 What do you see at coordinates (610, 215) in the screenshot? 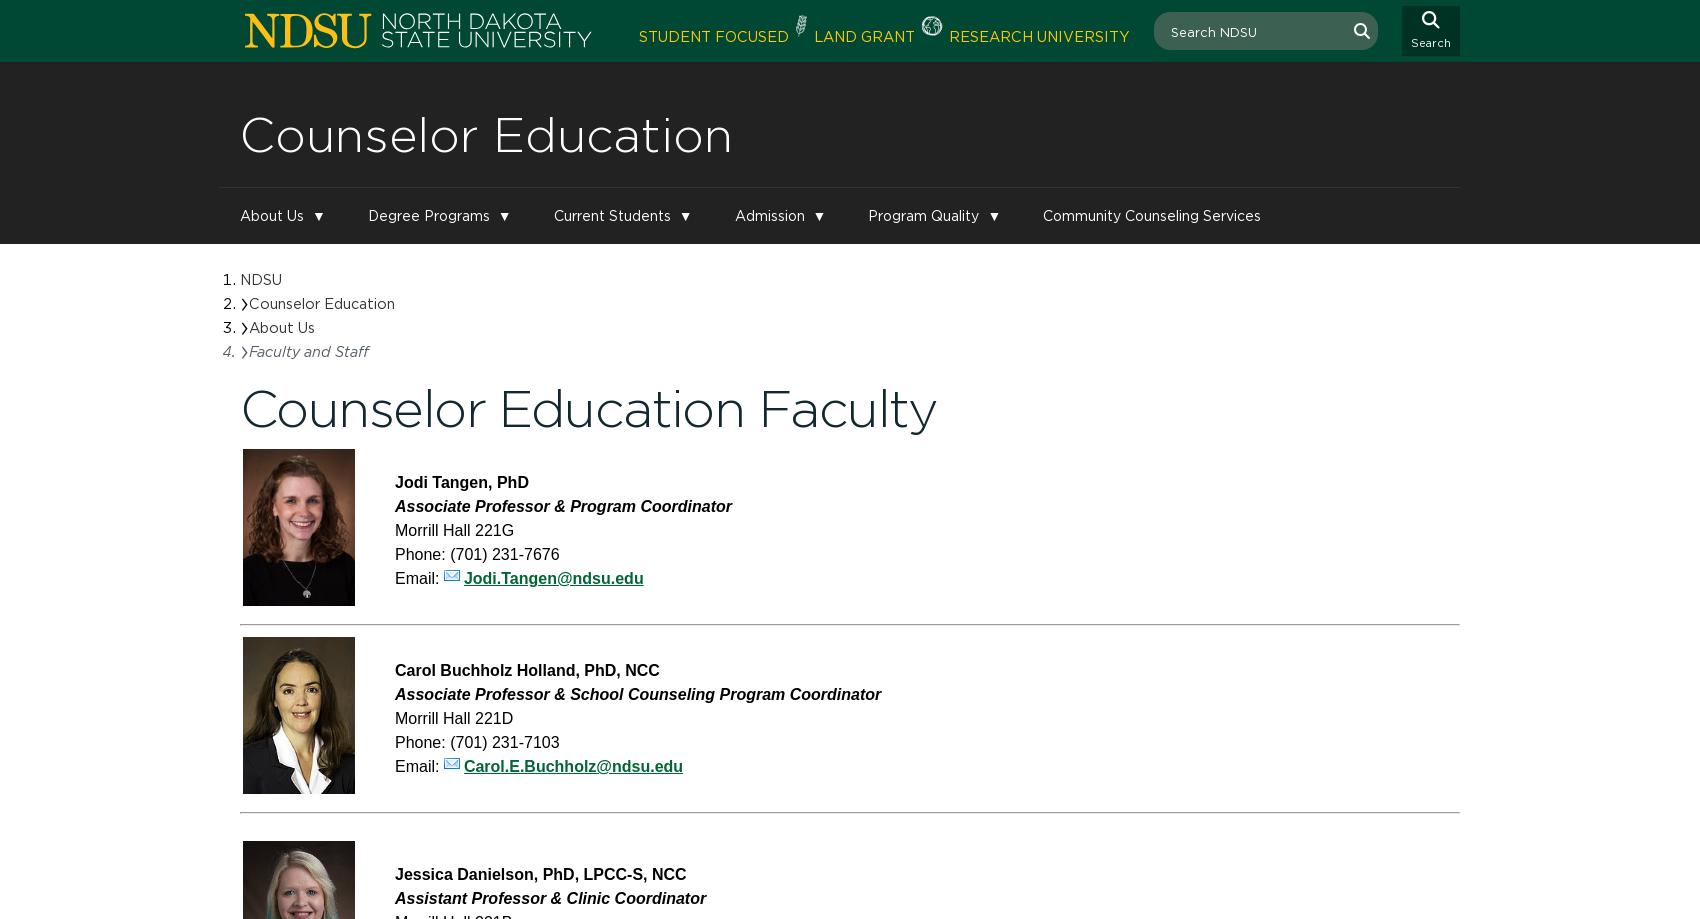
I see `'Current Students'` at bounding box center [610, 215].